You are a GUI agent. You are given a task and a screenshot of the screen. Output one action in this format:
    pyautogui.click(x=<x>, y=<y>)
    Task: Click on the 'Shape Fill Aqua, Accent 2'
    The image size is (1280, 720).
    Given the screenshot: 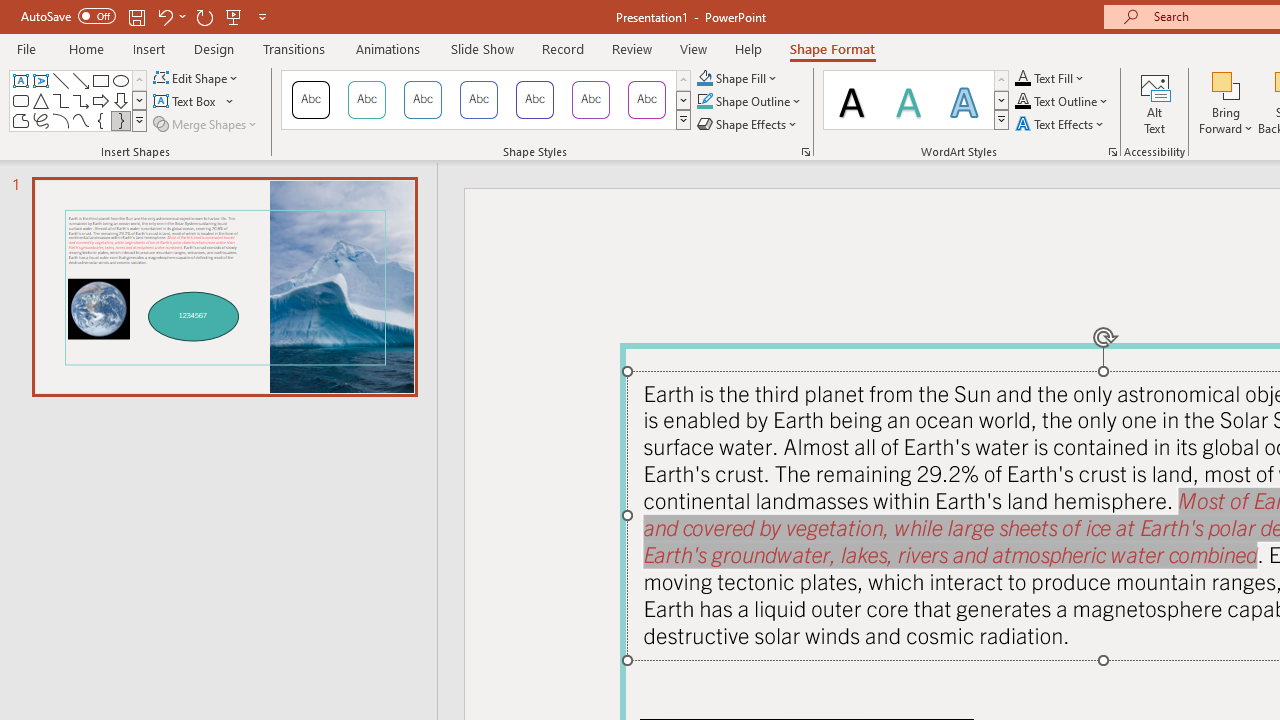 What is the action you would take?
    pyautogui.click(x=704, y=77)
    